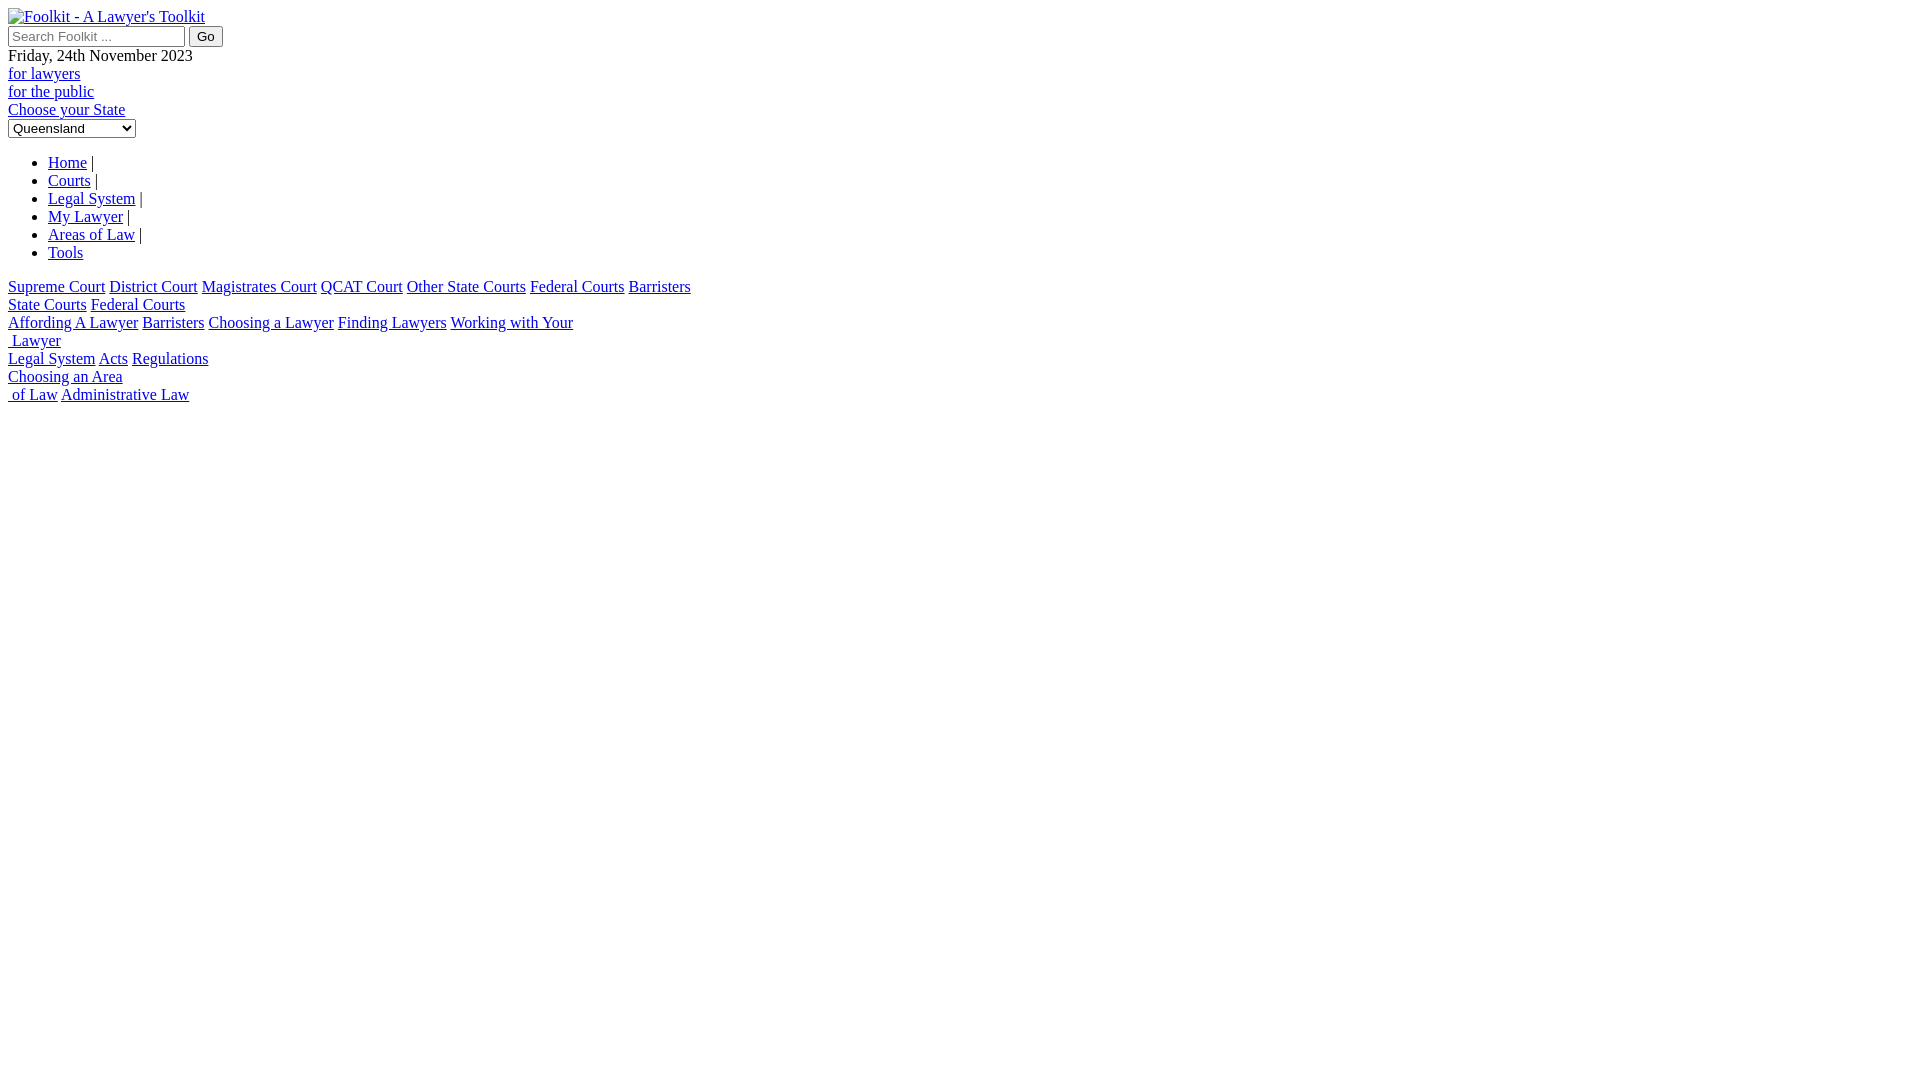  Describe the element at coordinates (188, 36) in the screenshot. I see `'Go'` at that location.